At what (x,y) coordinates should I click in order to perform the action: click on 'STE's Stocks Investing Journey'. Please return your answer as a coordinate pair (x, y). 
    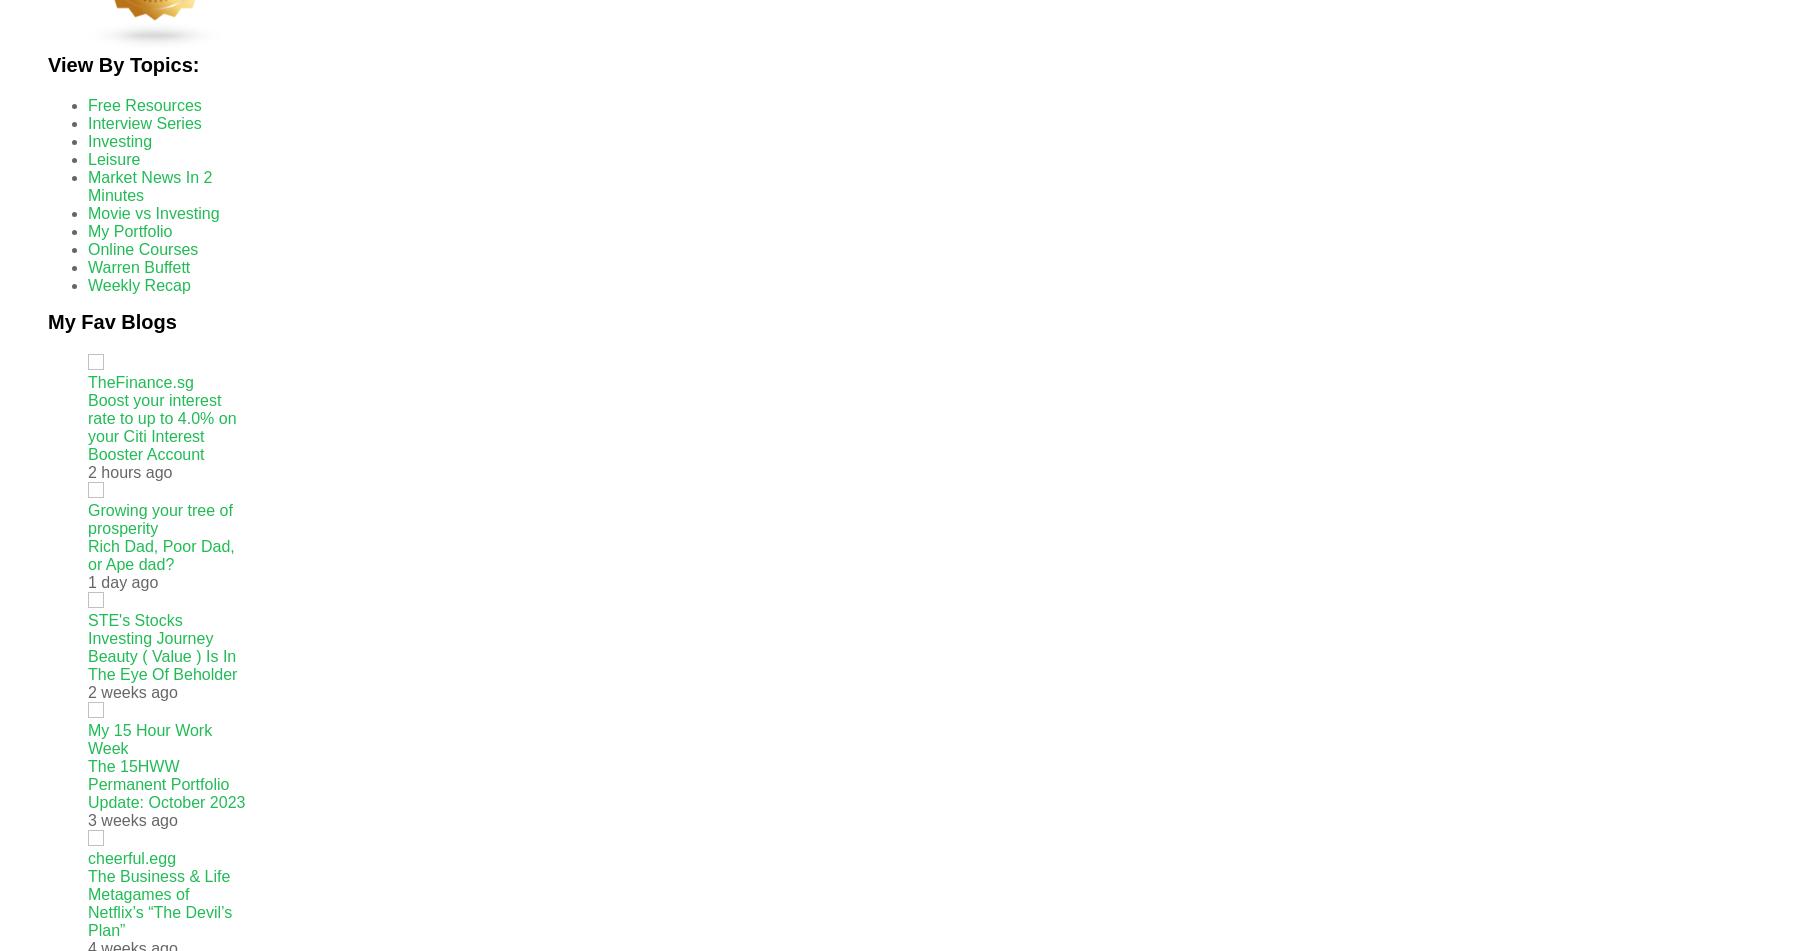
    Looking at the image, I should click on (149, 628).